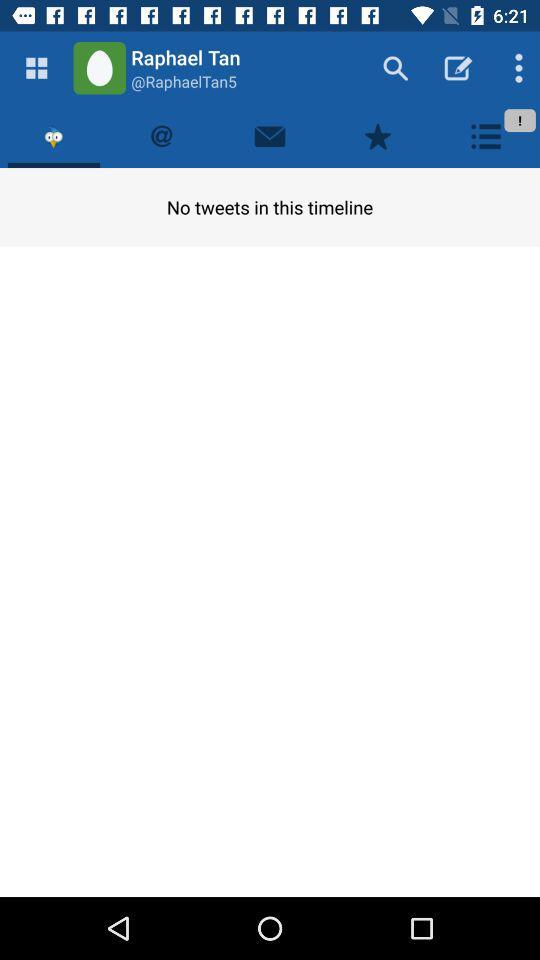 The width and height of the screenshot is (540, 960). I want to click on messages, so click(270, 135).